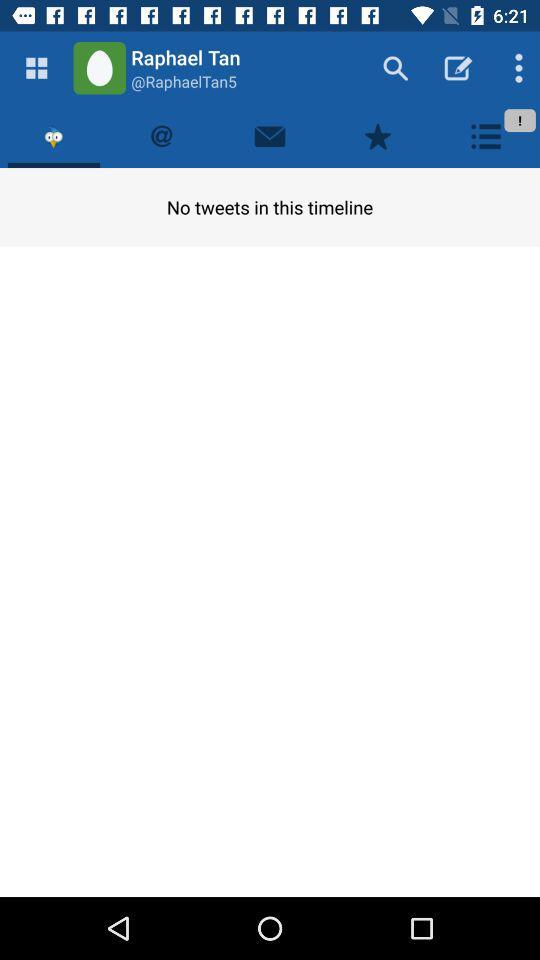 The width and height of the screenshot is (540, 960). I want to click on messages, so click(270, 135).